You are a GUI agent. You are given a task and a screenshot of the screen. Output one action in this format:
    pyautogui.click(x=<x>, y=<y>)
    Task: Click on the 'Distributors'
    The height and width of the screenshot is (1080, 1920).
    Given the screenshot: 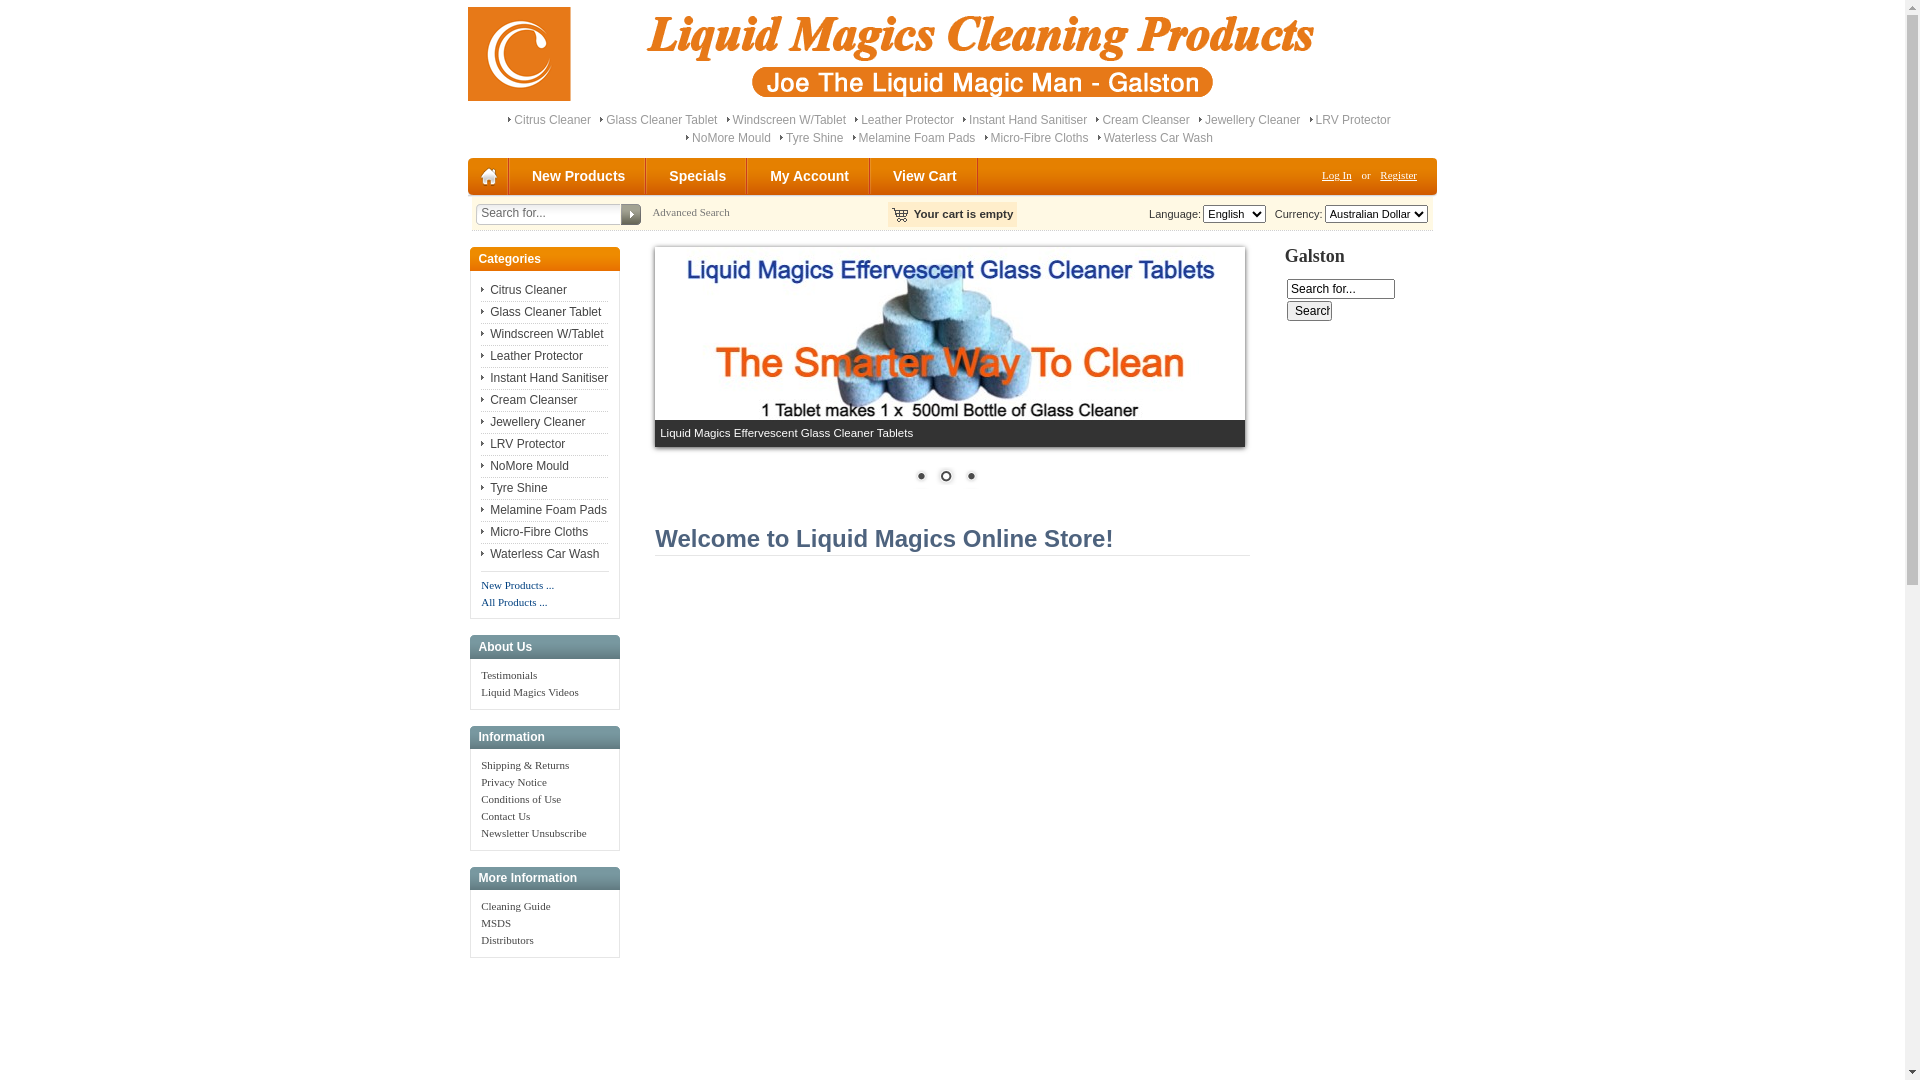 What is the action you would take?
    pyautogui.click(x=480, y=940)
    